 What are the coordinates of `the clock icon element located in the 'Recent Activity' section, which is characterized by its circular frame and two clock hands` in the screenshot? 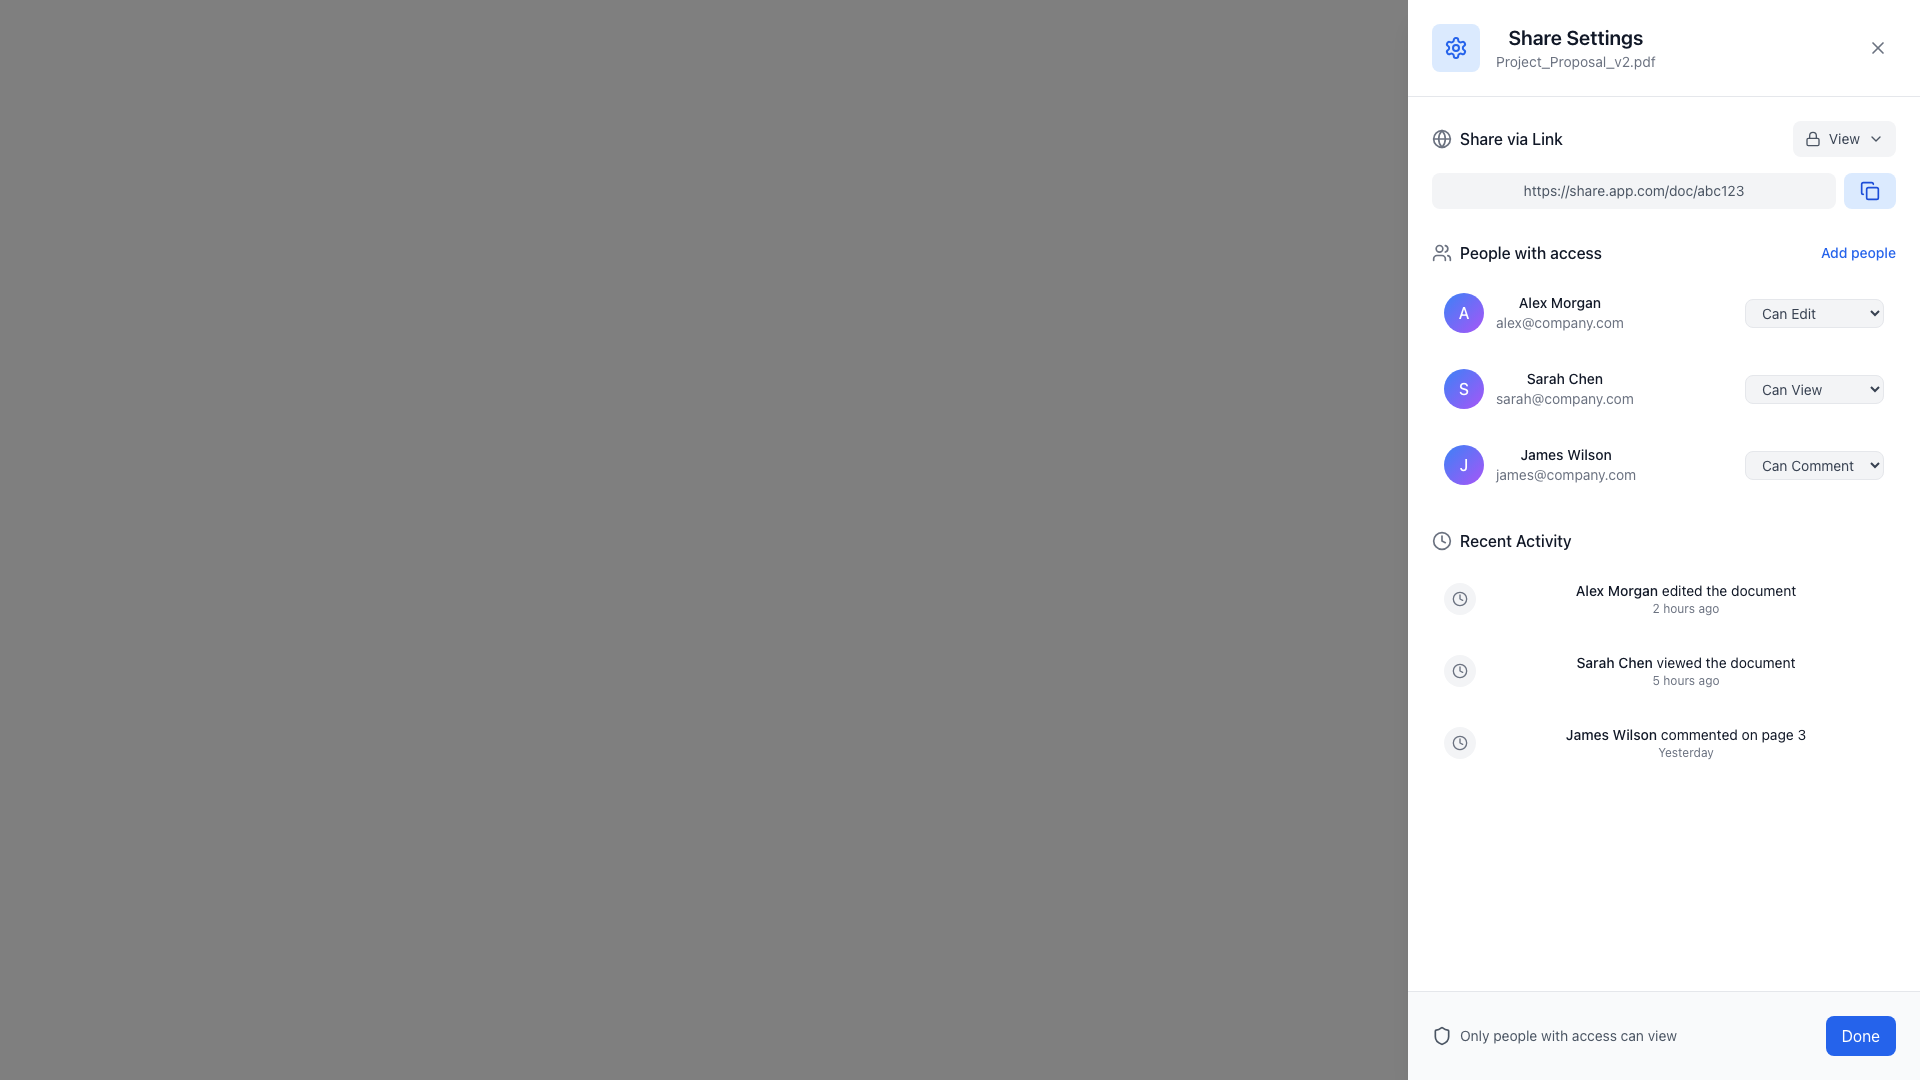 It's located at (1459, 671).